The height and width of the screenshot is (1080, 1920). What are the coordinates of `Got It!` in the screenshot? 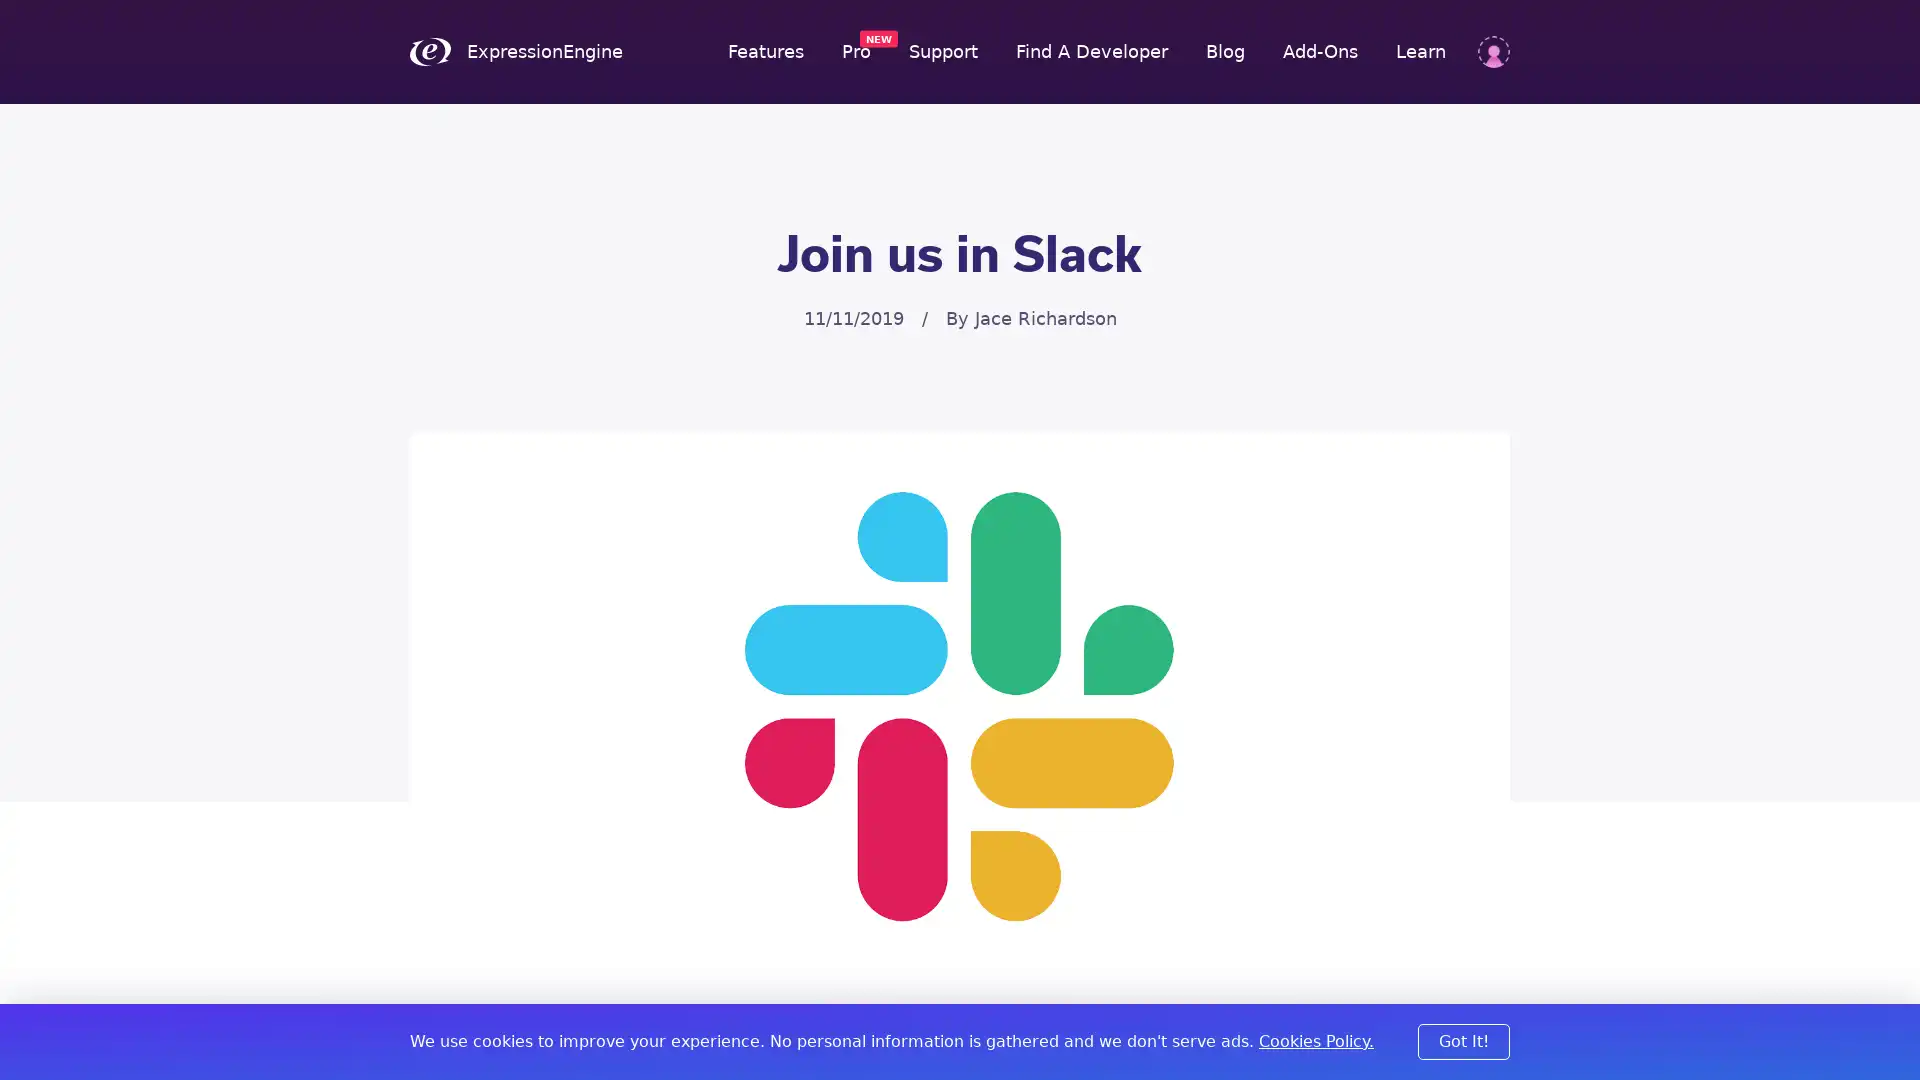 It's located at (1464, 1040).